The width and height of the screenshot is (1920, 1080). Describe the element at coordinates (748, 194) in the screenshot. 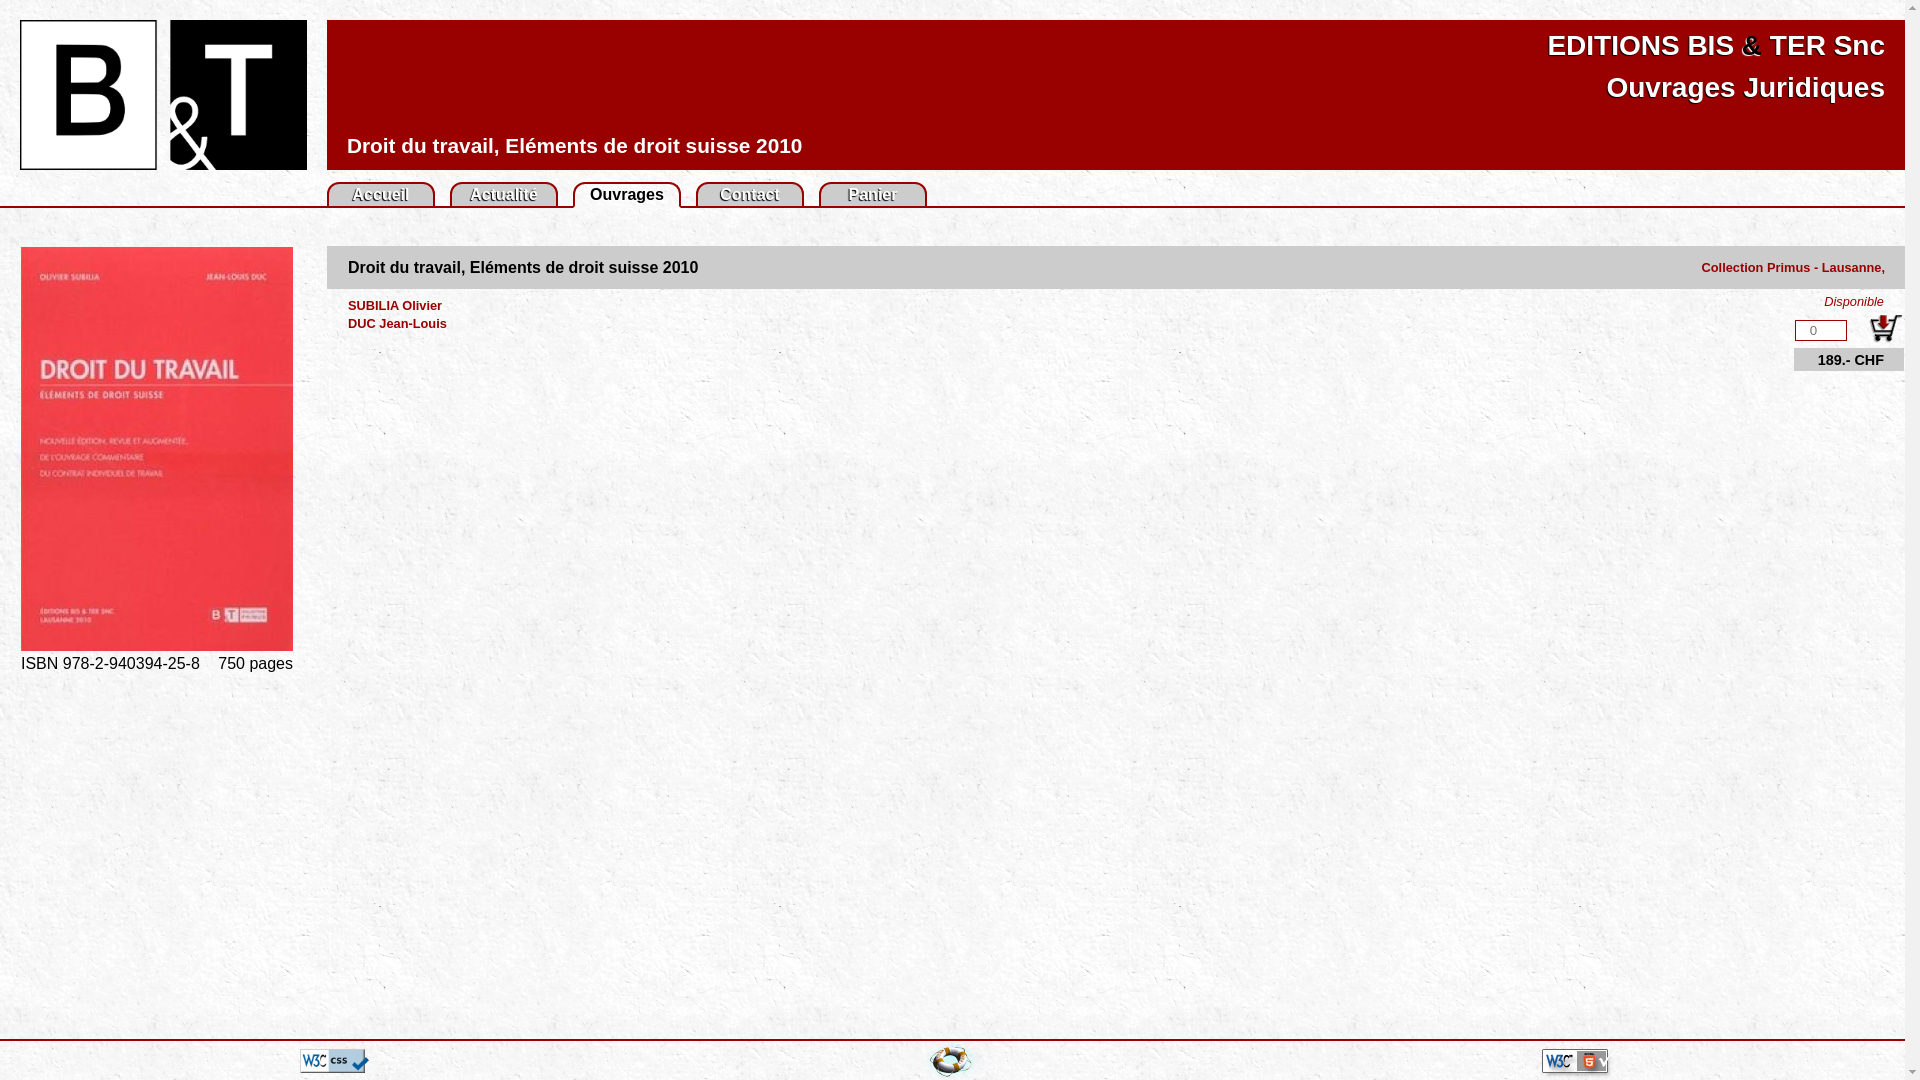

I see `'Contact'` at that location.